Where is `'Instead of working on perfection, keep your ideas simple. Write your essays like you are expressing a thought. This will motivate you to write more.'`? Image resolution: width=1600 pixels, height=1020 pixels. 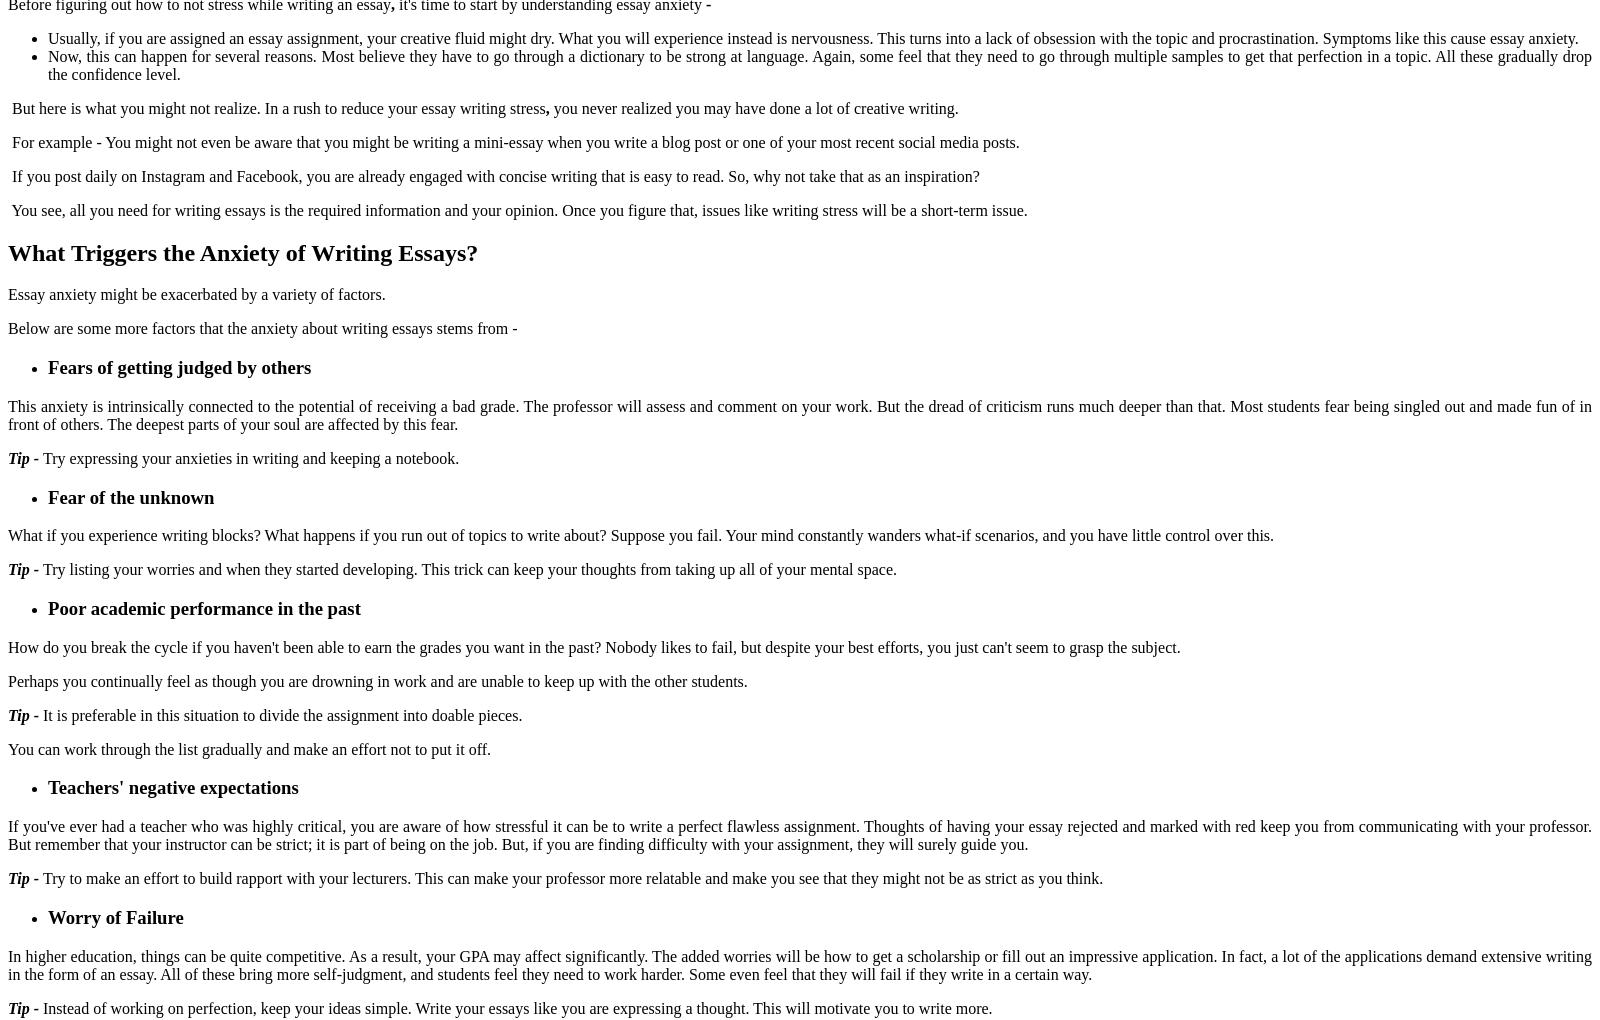
'Instead of working on perfection, keep your ideas simple. Write your essays like you are expressing a thought. This will motivate you to write more.' is located at coordinates (515, 1007).